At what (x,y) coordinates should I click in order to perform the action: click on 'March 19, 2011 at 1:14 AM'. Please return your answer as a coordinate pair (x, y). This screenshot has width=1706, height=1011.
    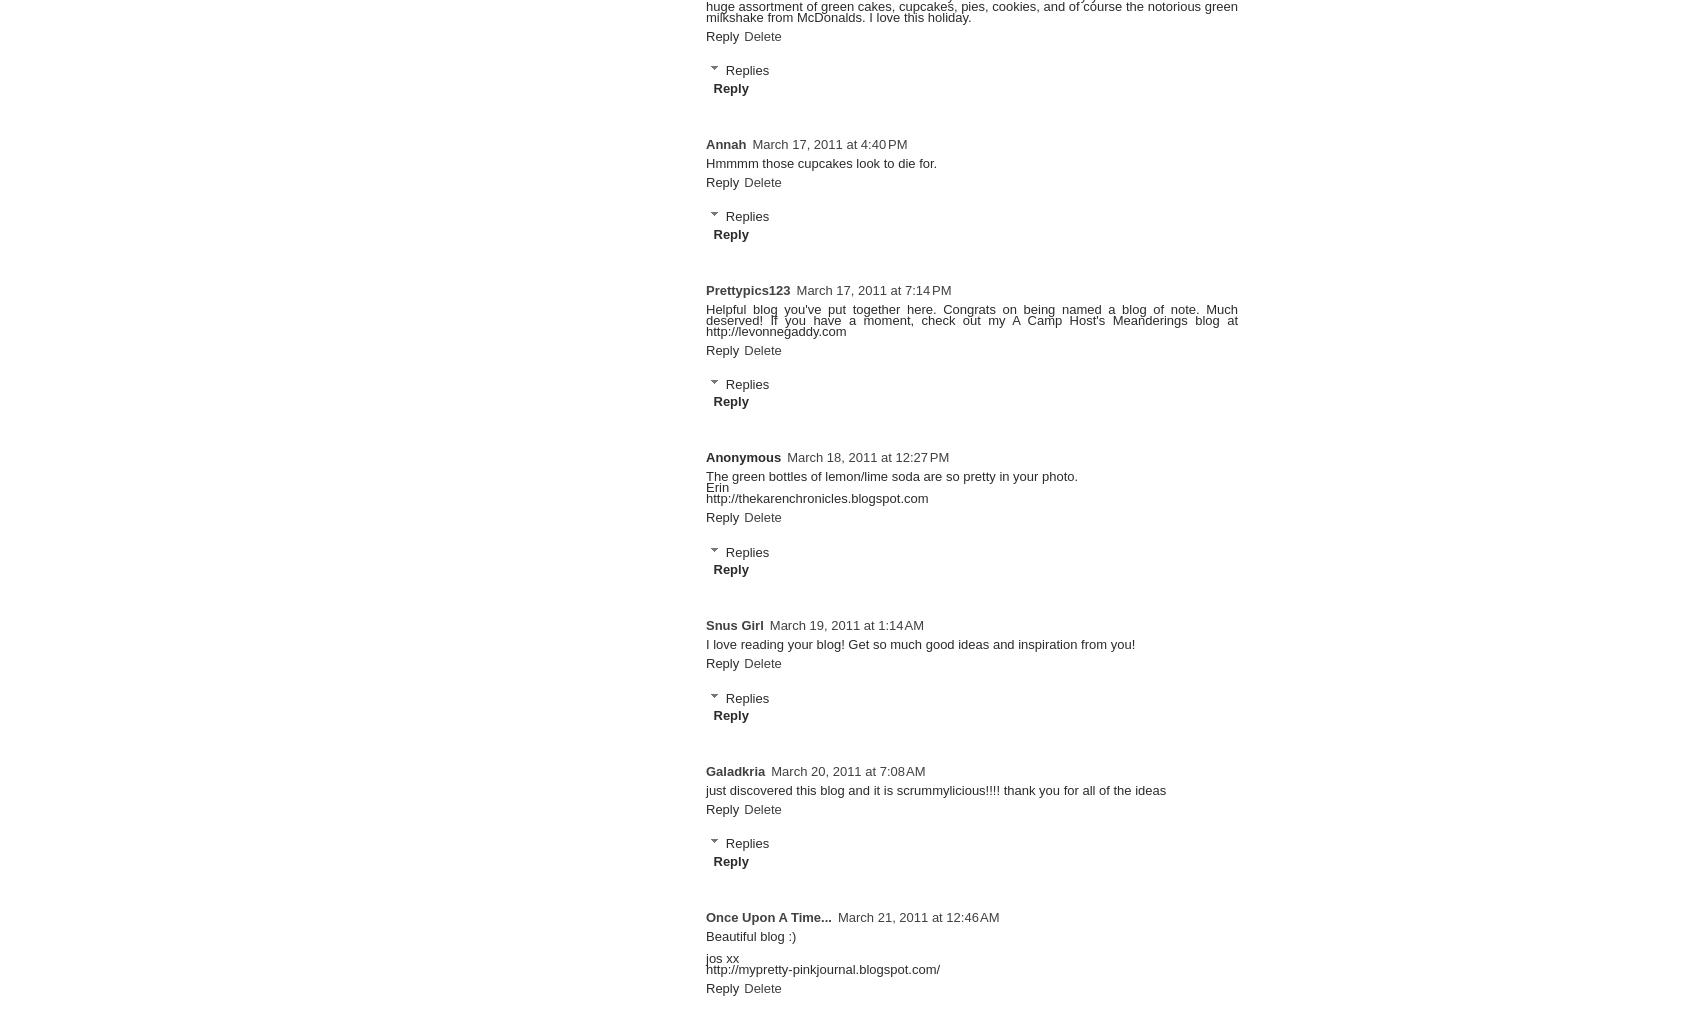
    Looking at the image, I should click on (845, 625).